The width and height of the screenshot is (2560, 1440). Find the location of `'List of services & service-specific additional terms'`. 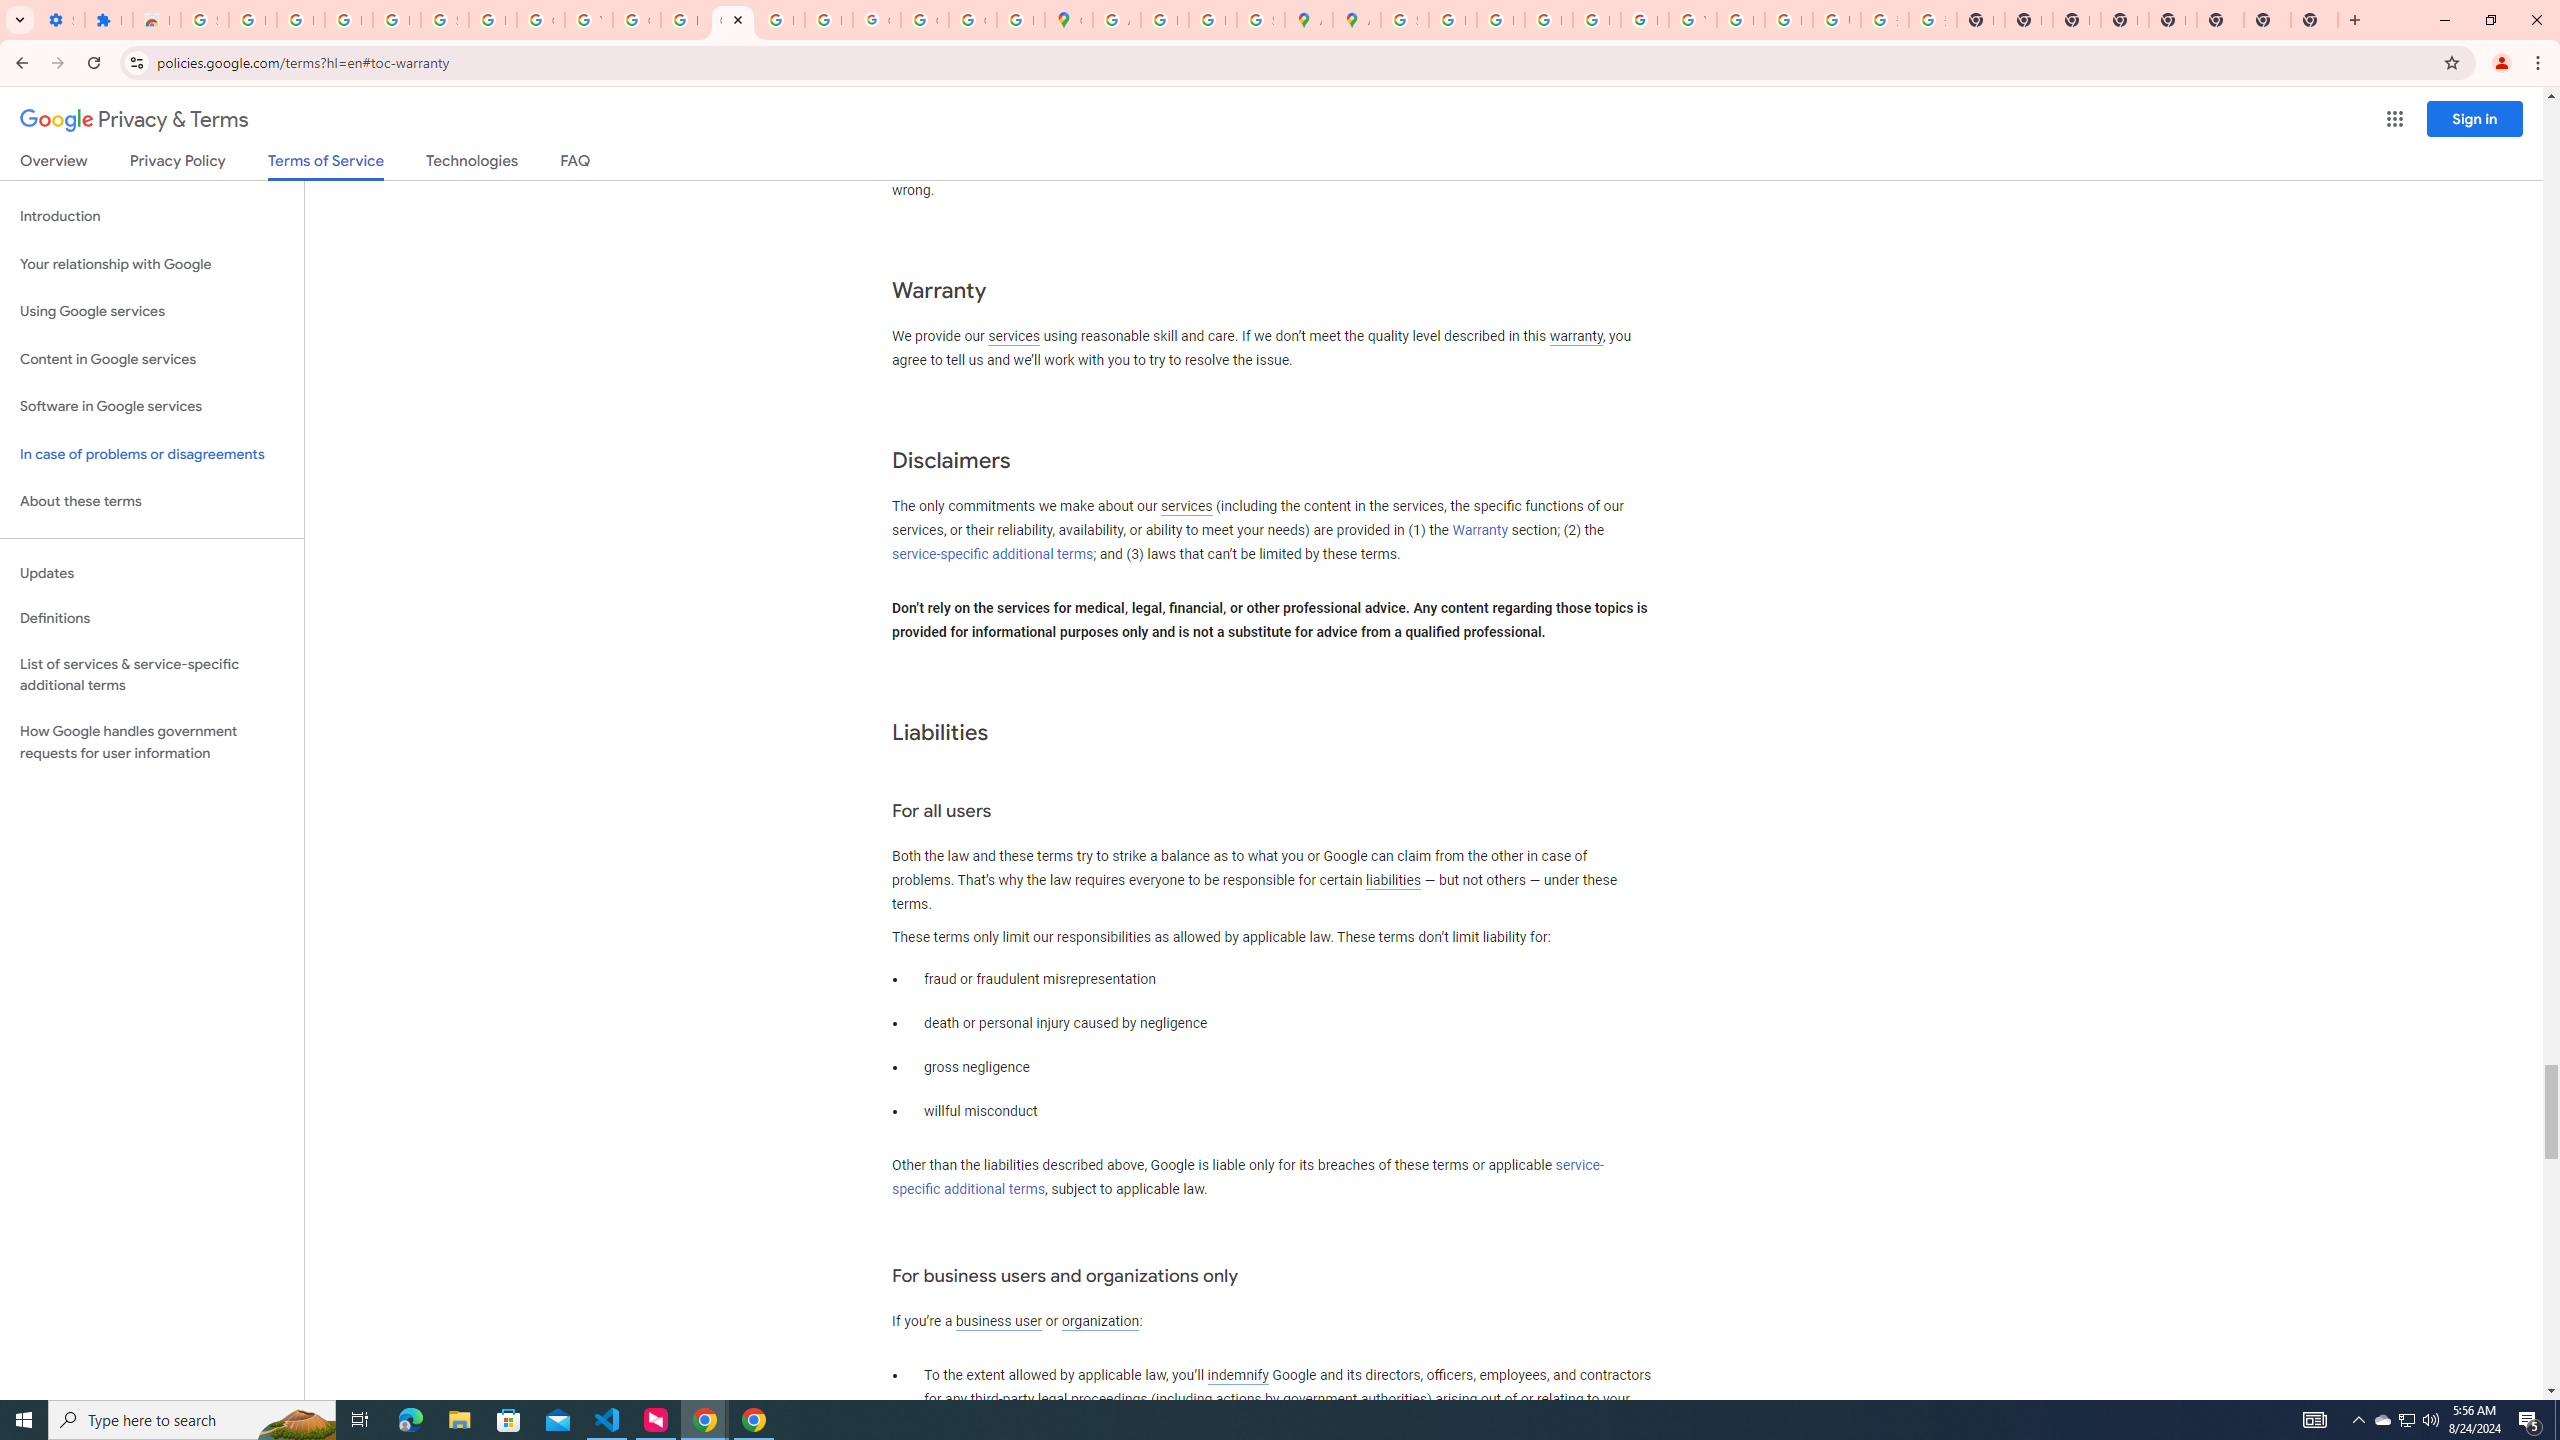

'List of services & service-specific additional terms' is located at coordinates (151, 674).